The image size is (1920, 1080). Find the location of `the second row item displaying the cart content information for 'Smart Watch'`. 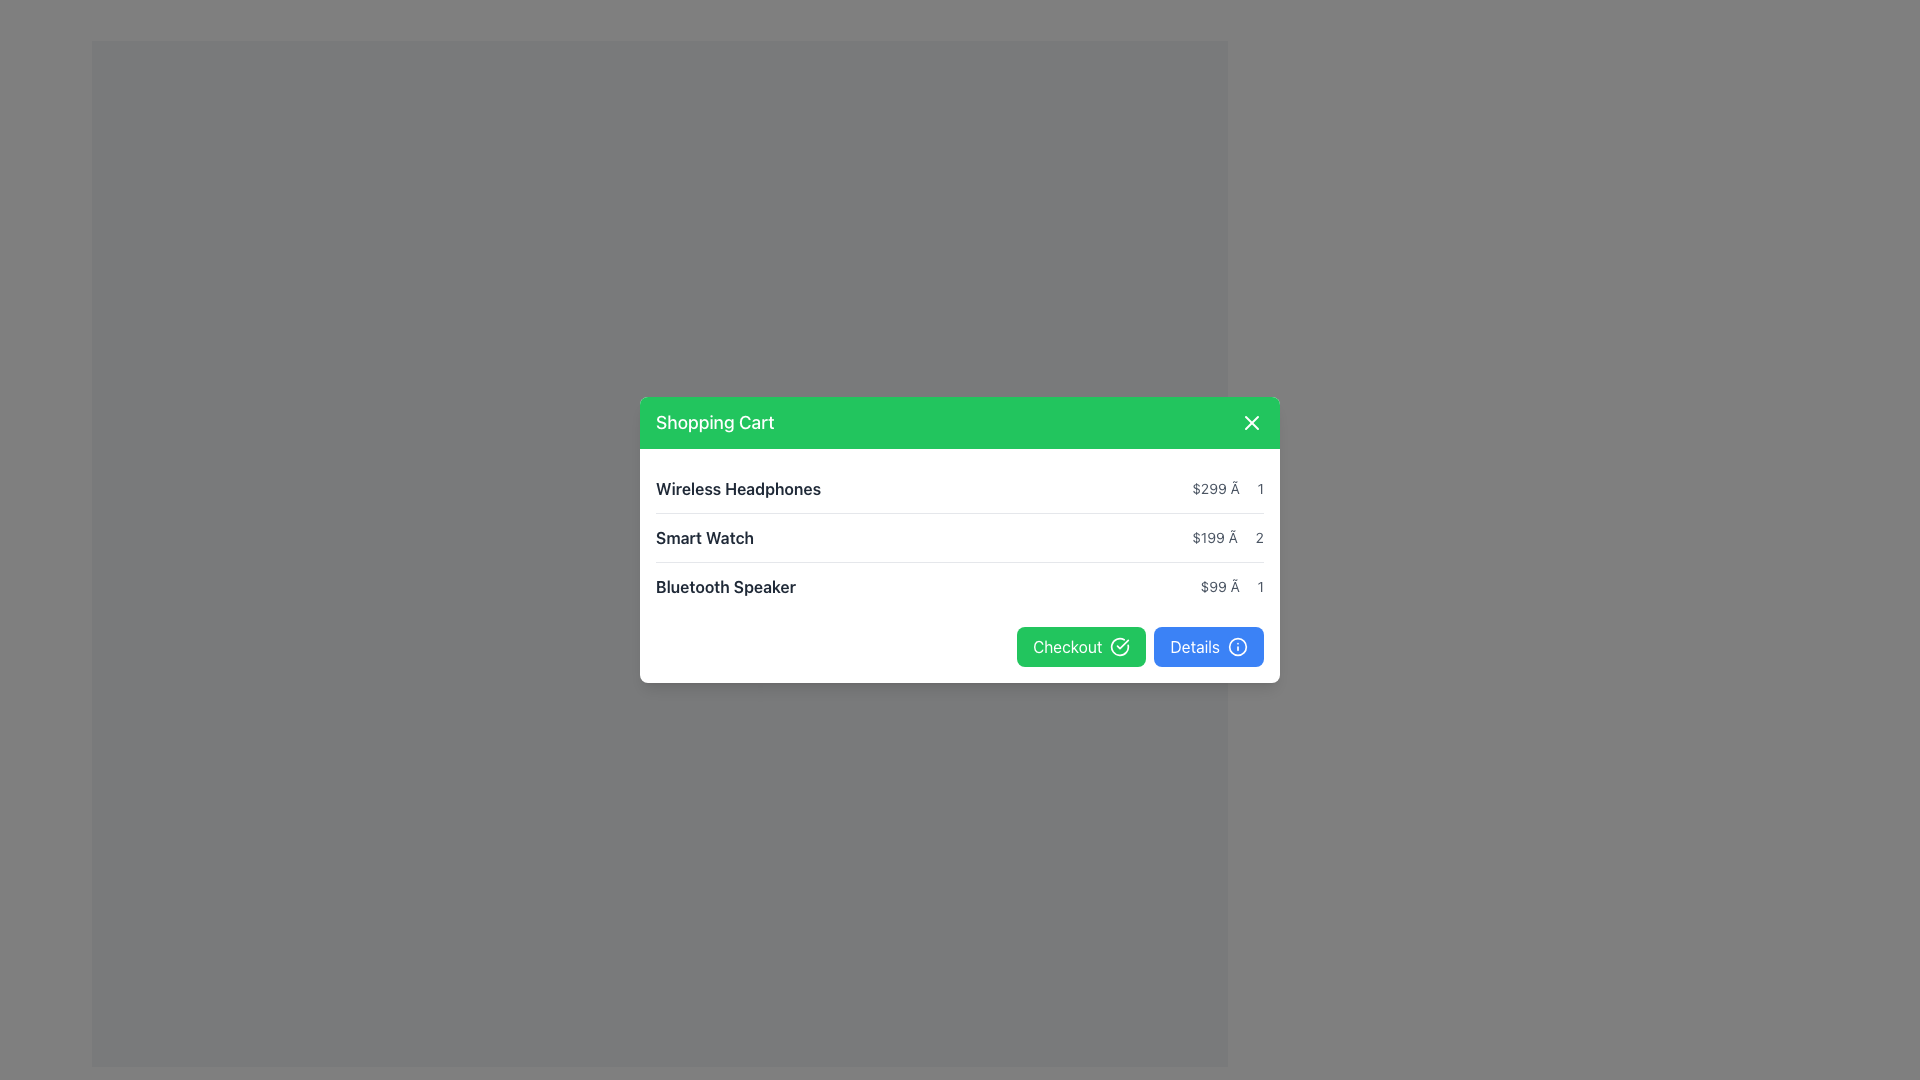

the second row item displaying the cart content information for 'Smart Watch' is located at coordinates (960, 536).